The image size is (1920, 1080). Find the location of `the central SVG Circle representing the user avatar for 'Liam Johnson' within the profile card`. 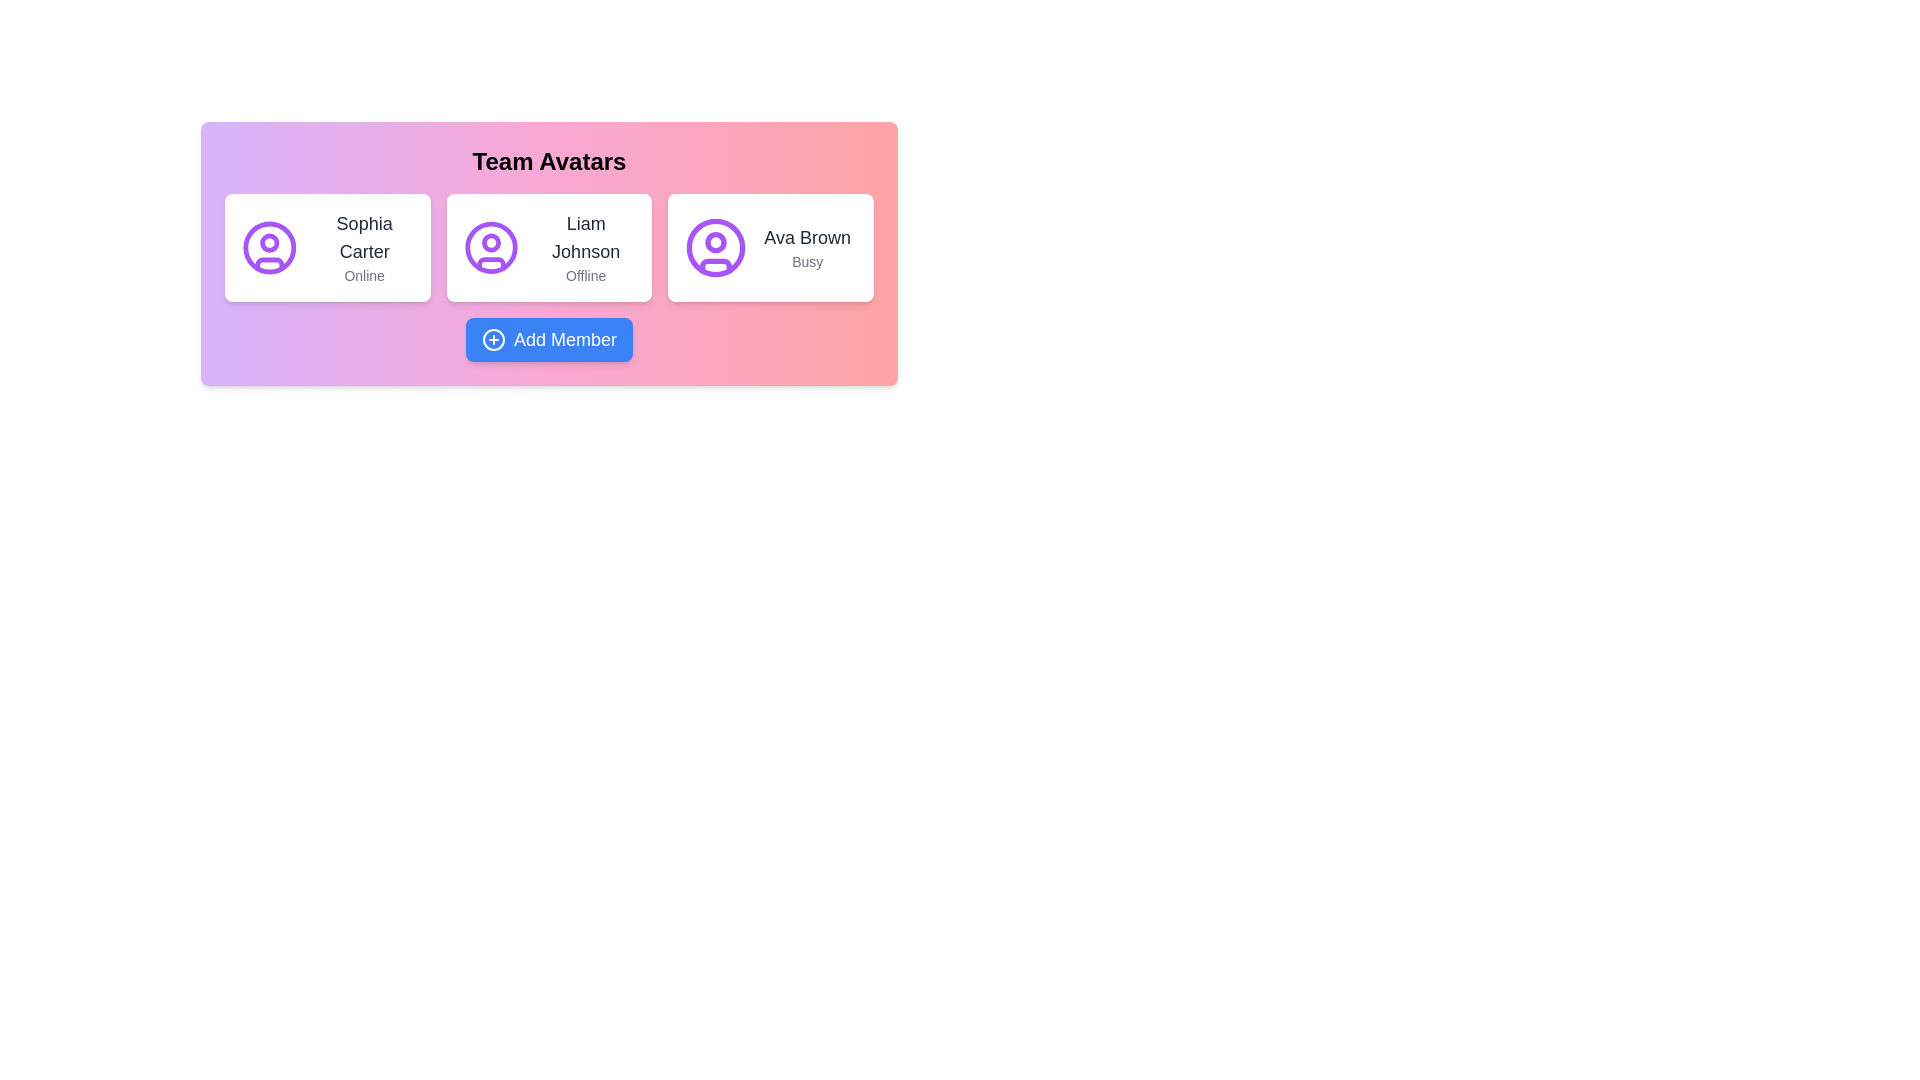

the central SVG Circle representing the user avatar for 'Liam Johnson' within the profile card is located at coordinates (491, 246).